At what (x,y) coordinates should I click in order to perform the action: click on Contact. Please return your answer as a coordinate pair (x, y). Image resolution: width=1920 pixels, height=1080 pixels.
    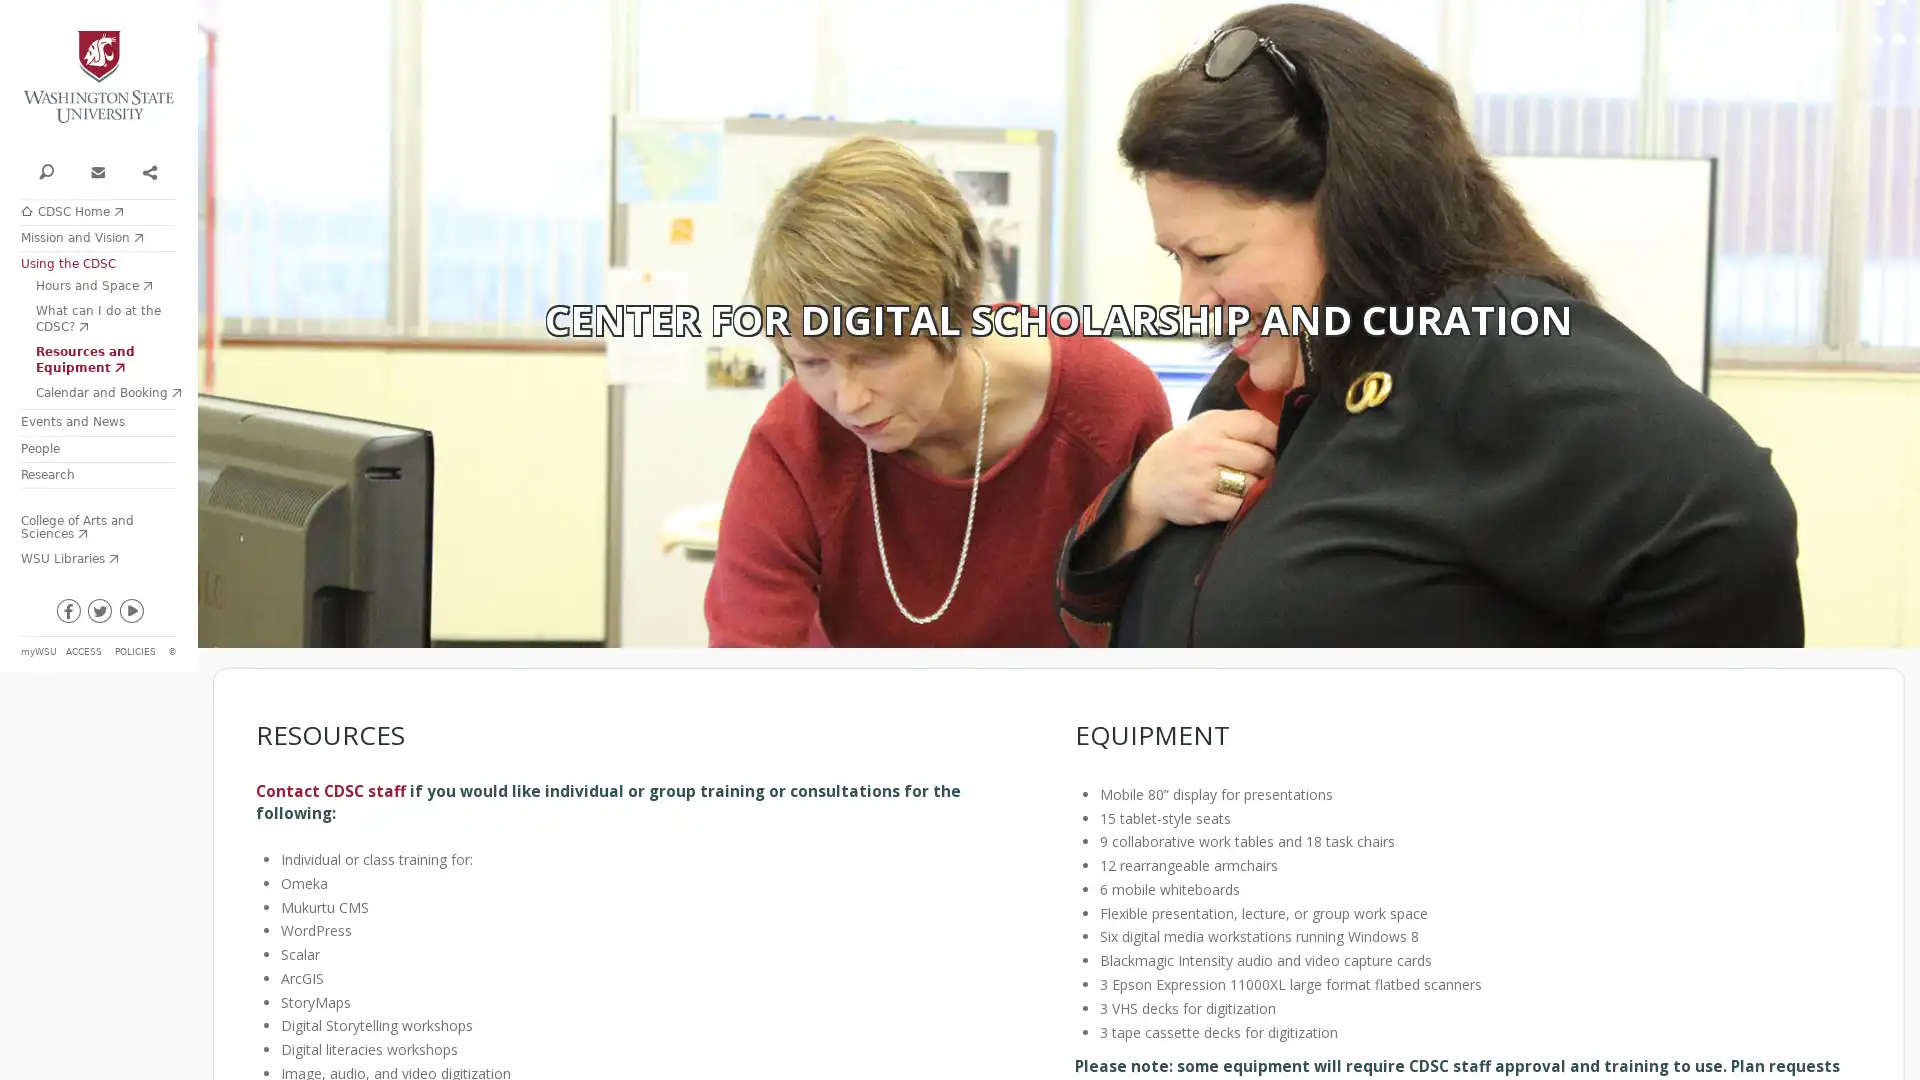
    Looking at the image, I should click on (96, 169).